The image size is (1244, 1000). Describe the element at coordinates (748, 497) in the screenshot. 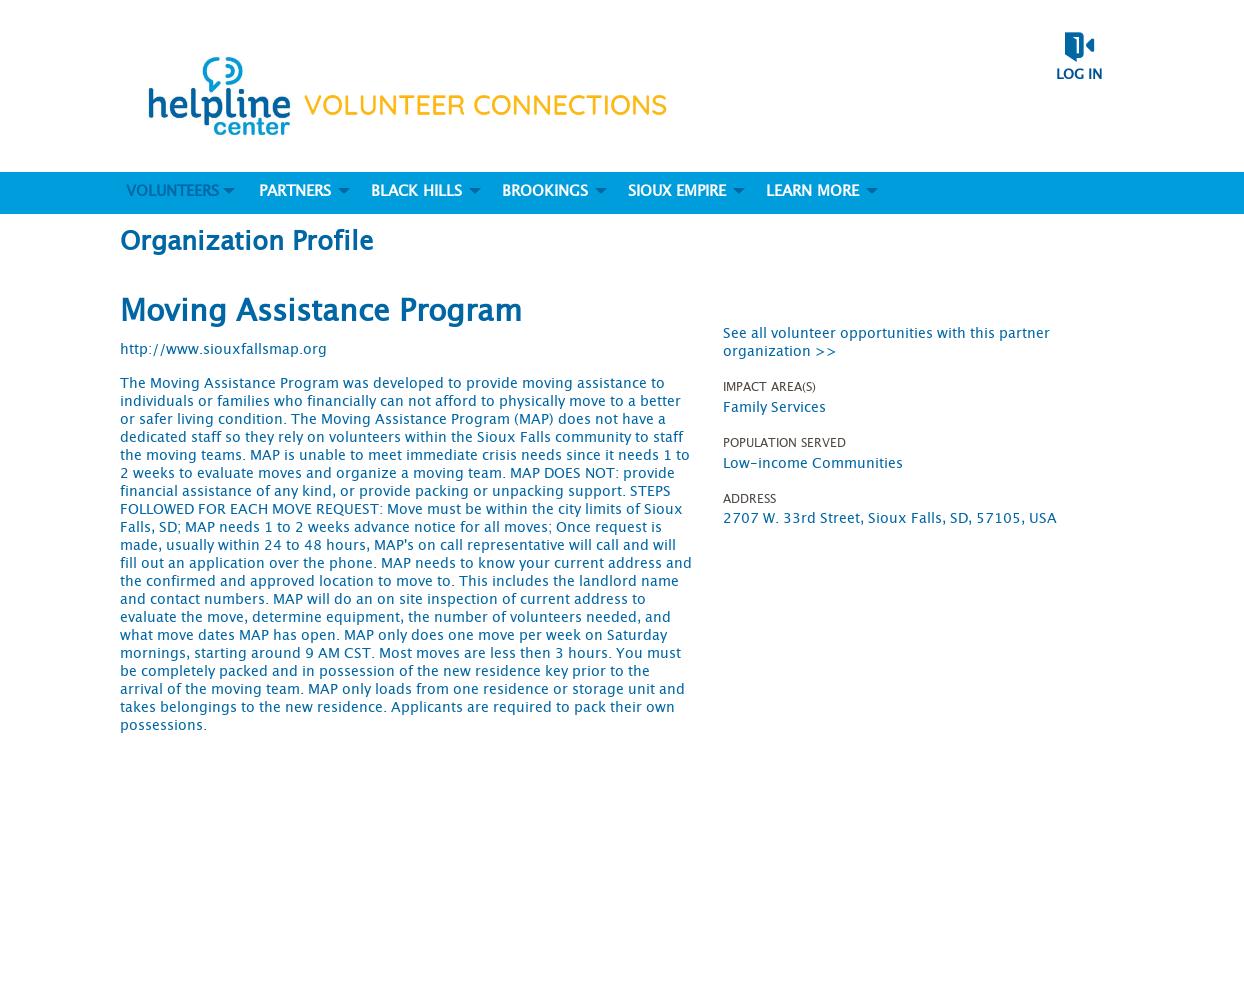

I see `'Address'` at that location.